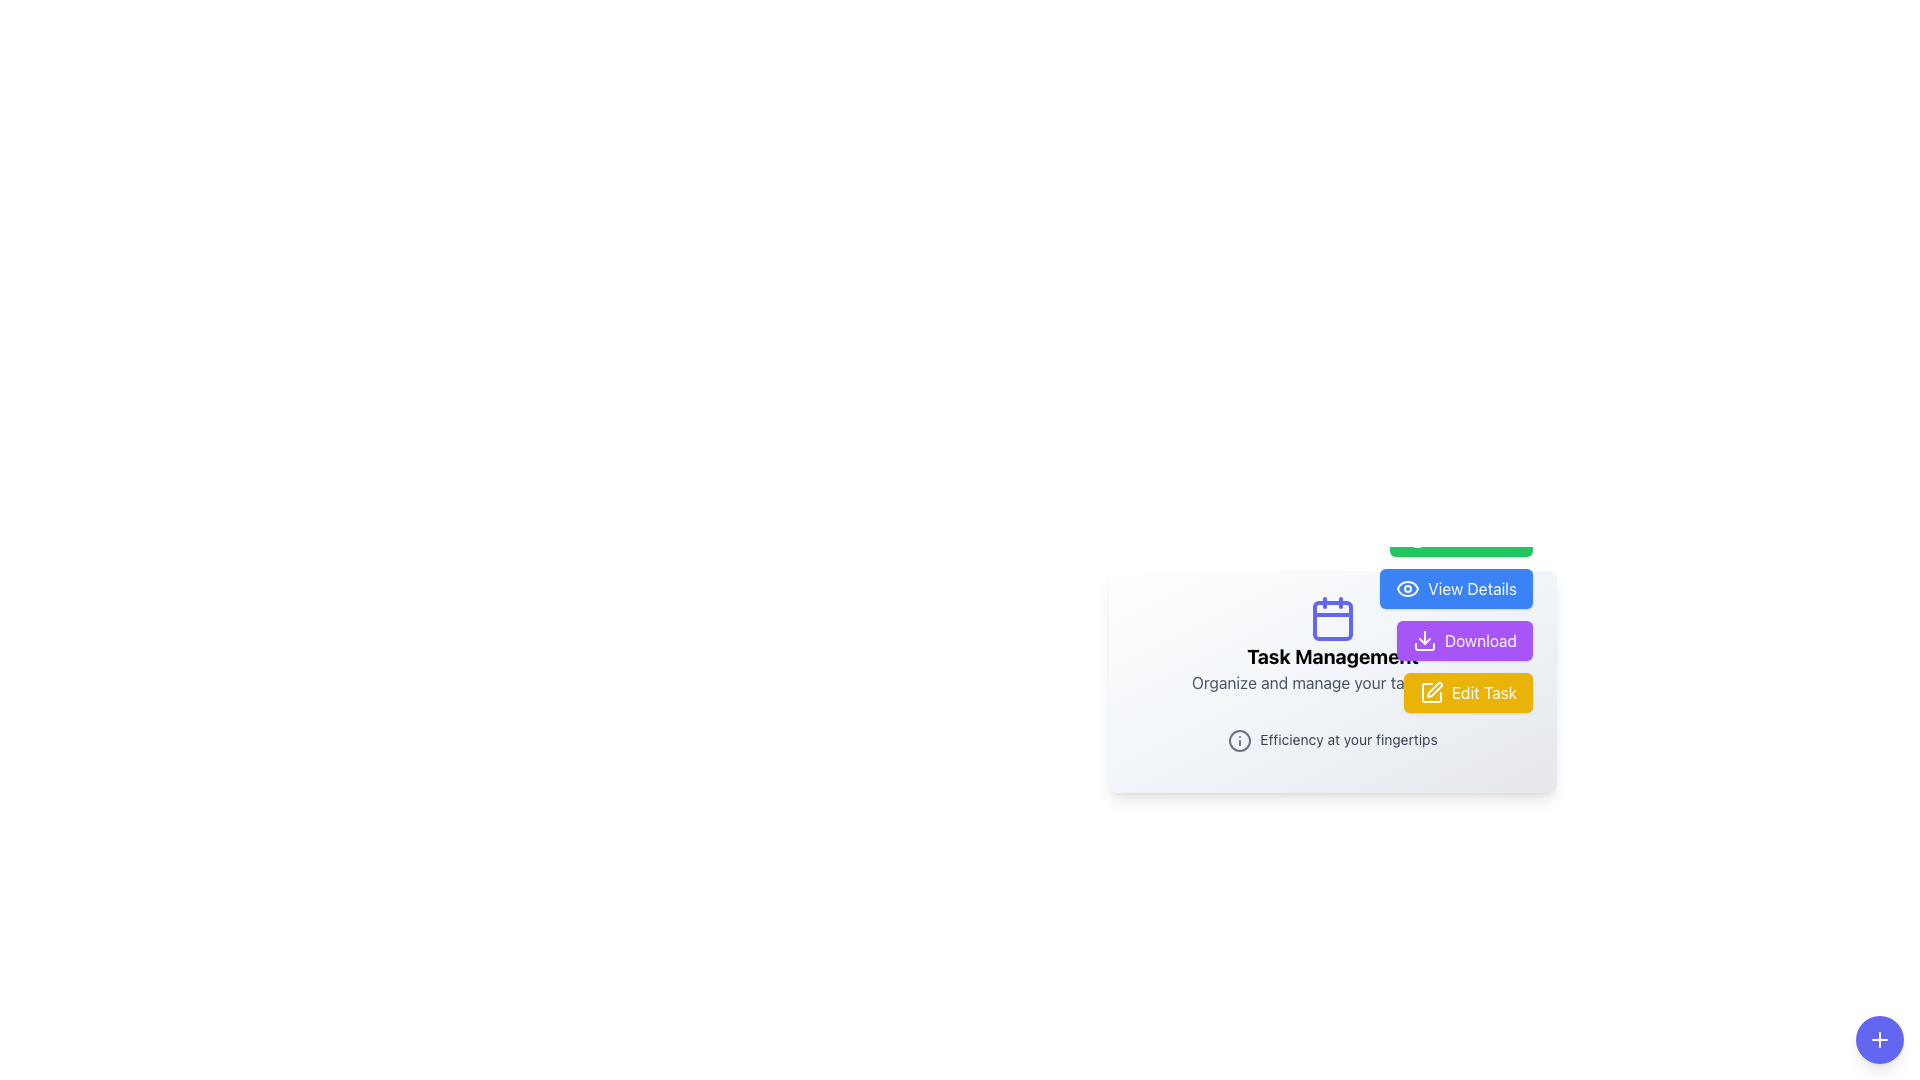 Image resolution: width=1920 pixels, height=1080 pixels. Describe the element at coordinates (1879, 1039) in the screenshot. I see `the Floating Action Button (FAB) with a deep indigo background and a white plus icon to activate the scale effect` at that location.